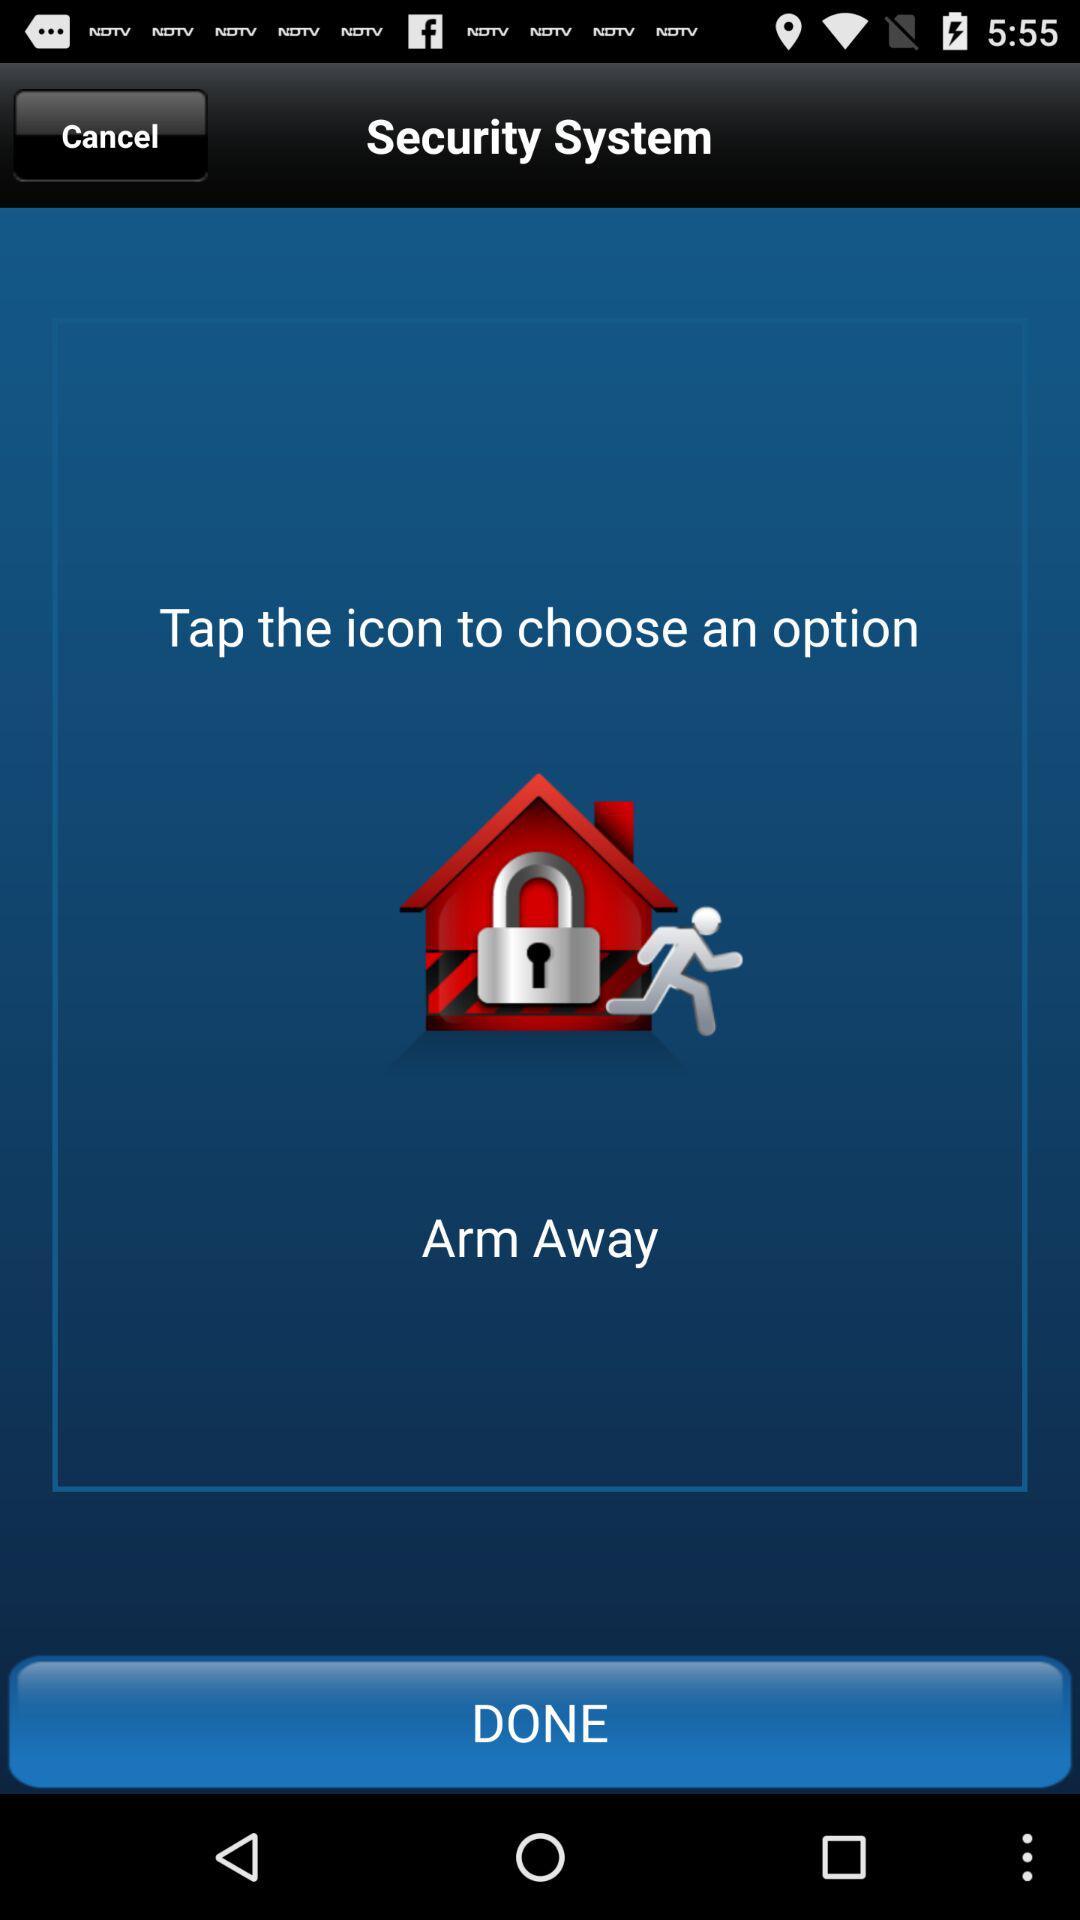  I want to click on arm away option, so click(540, 932).